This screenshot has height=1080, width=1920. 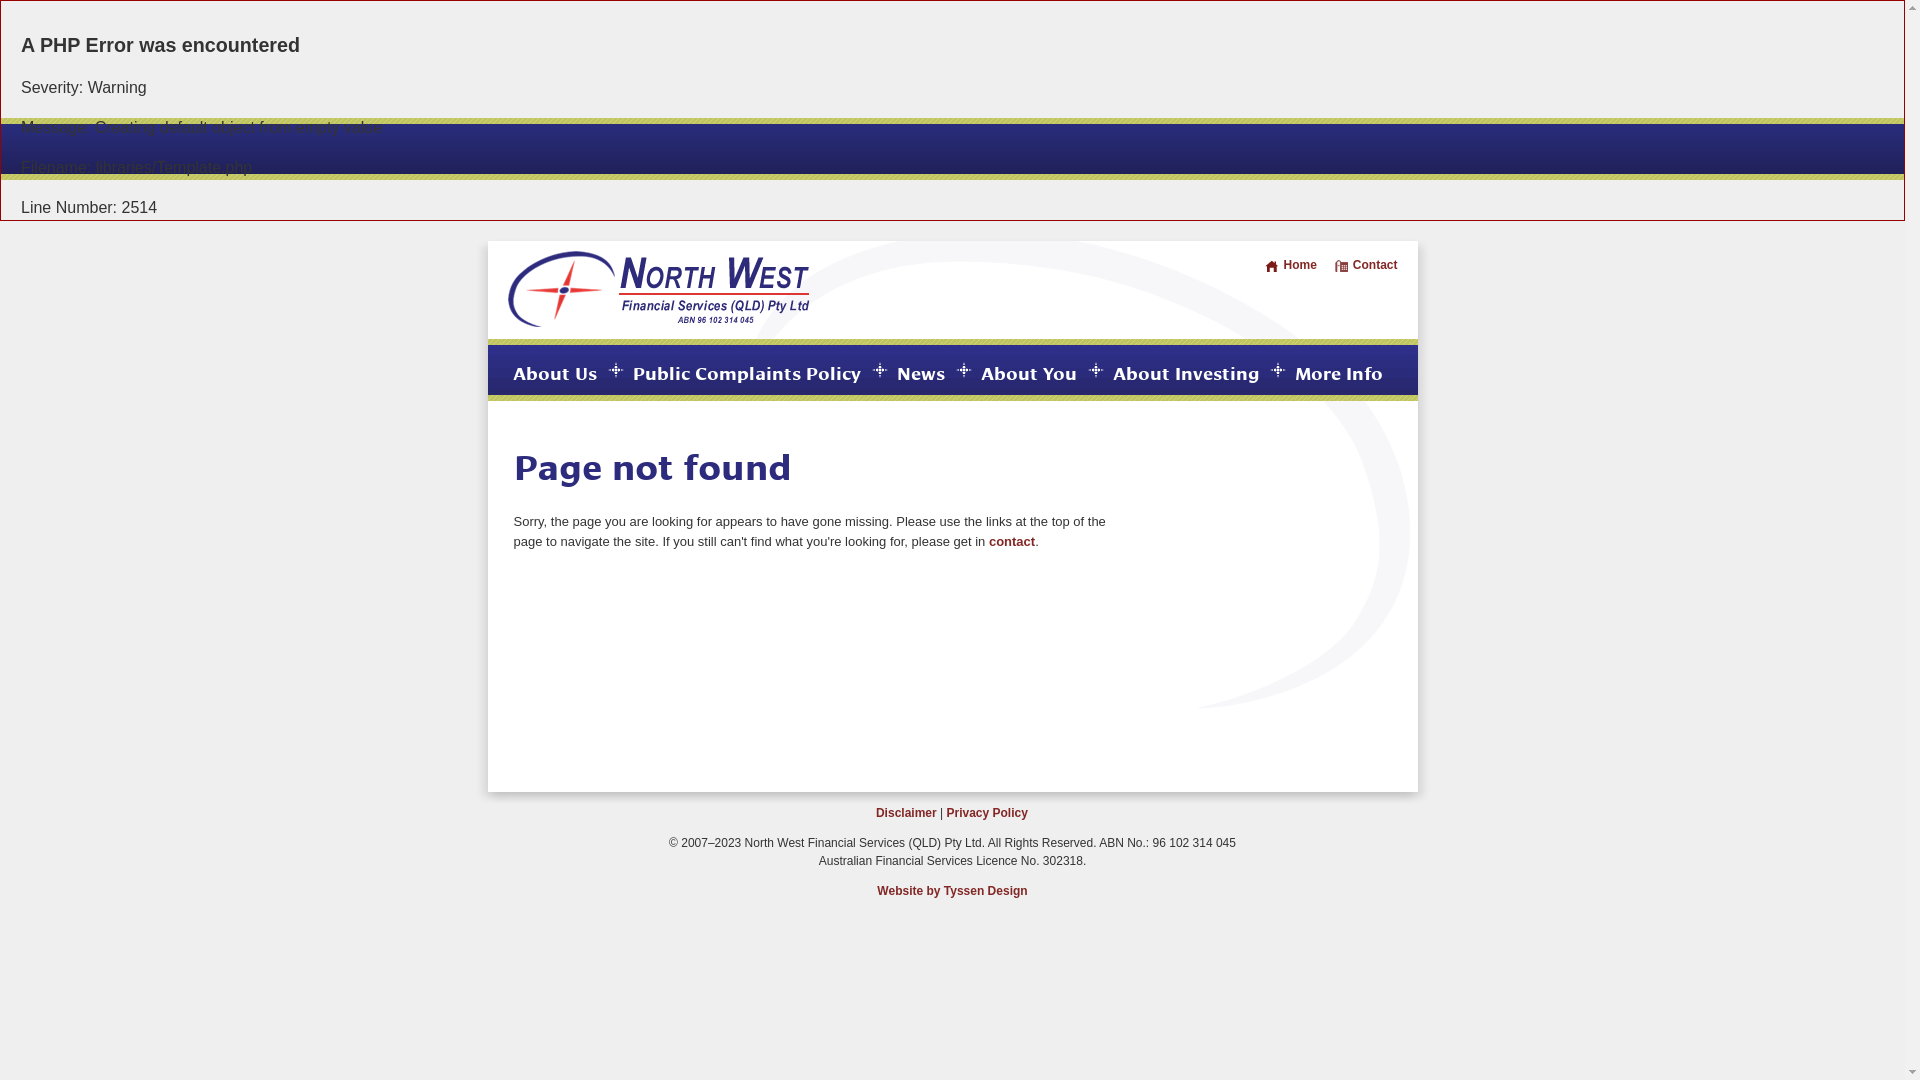 What do you see at coordinates (950, 890) in the screenshot?
I see `'Website by Tyssen Design'` at bounding box center [950, 890].